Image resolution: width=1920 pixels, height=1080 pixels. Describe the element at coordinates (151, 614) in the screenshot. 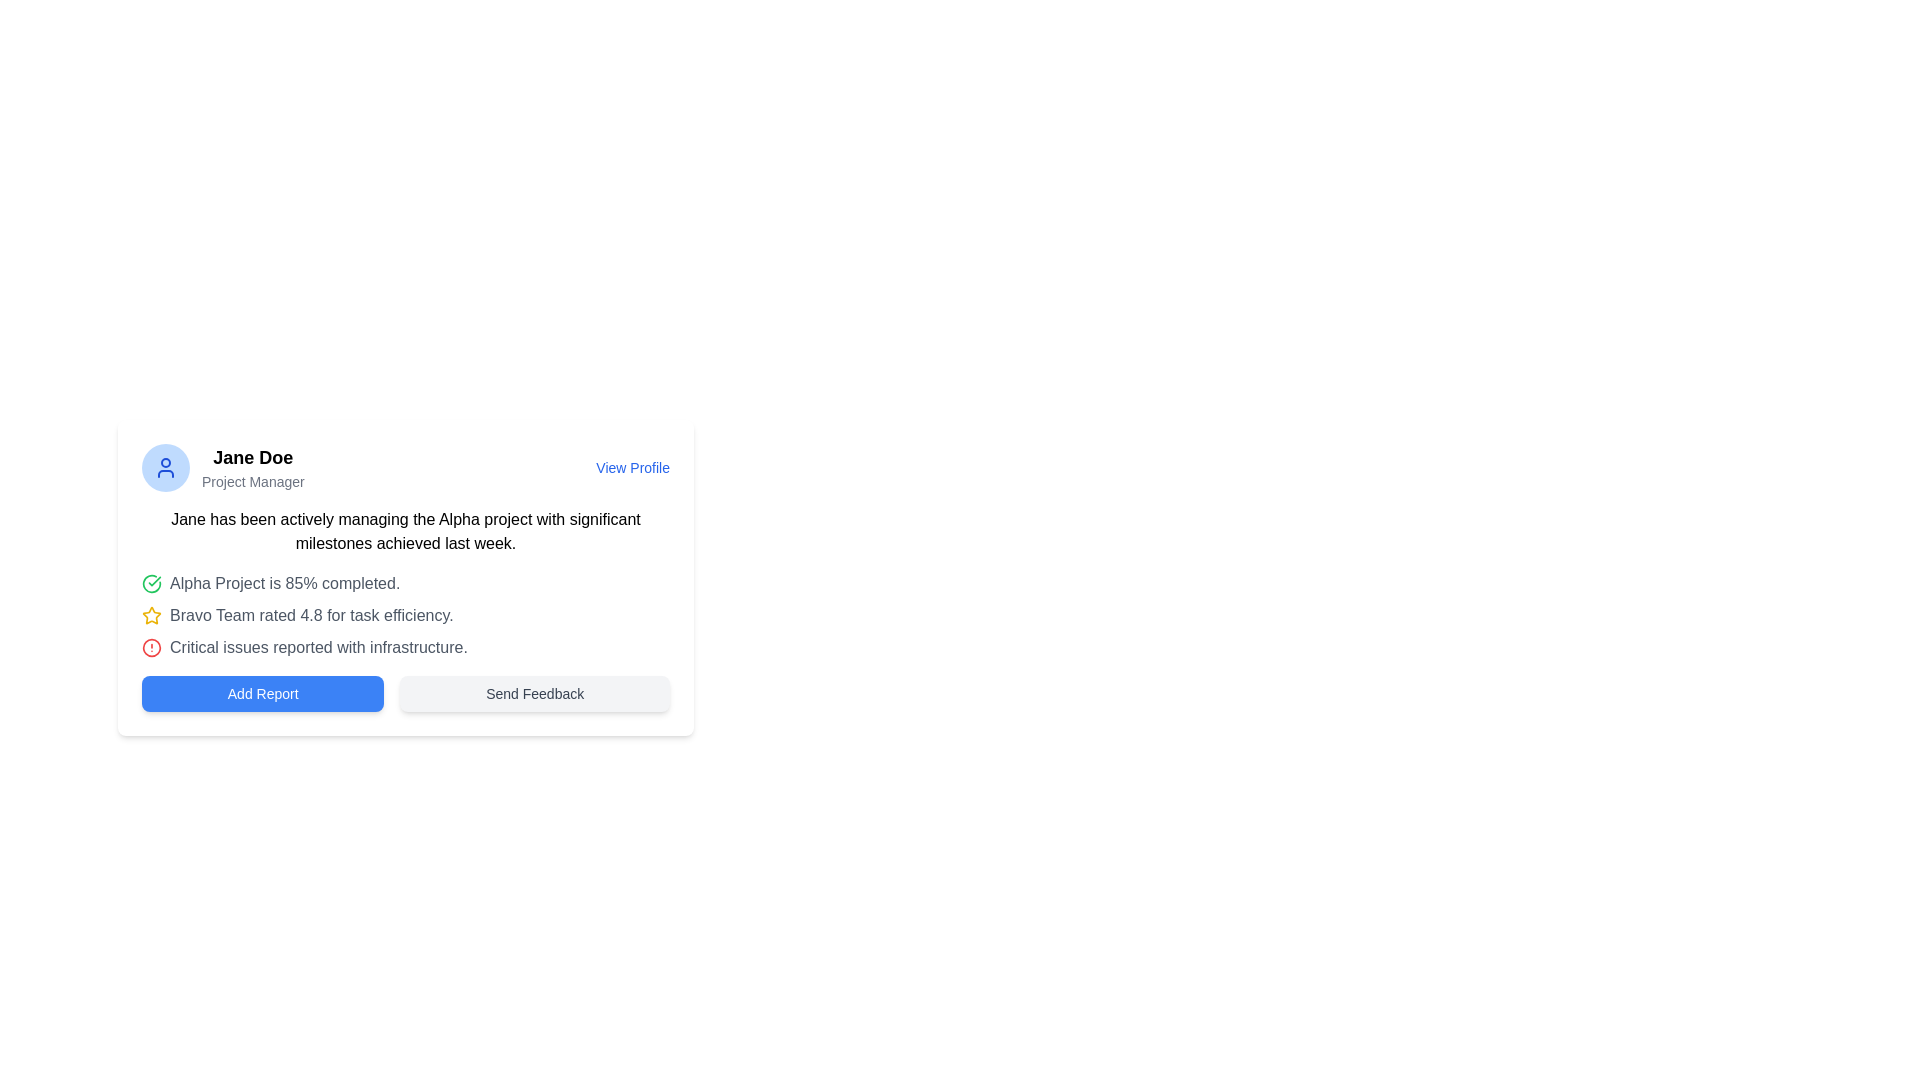

I see `the feedback icon located near the middle-bottom of the UI, below the descriptive text about performance and above the action buttons, to interact with it` at that location.